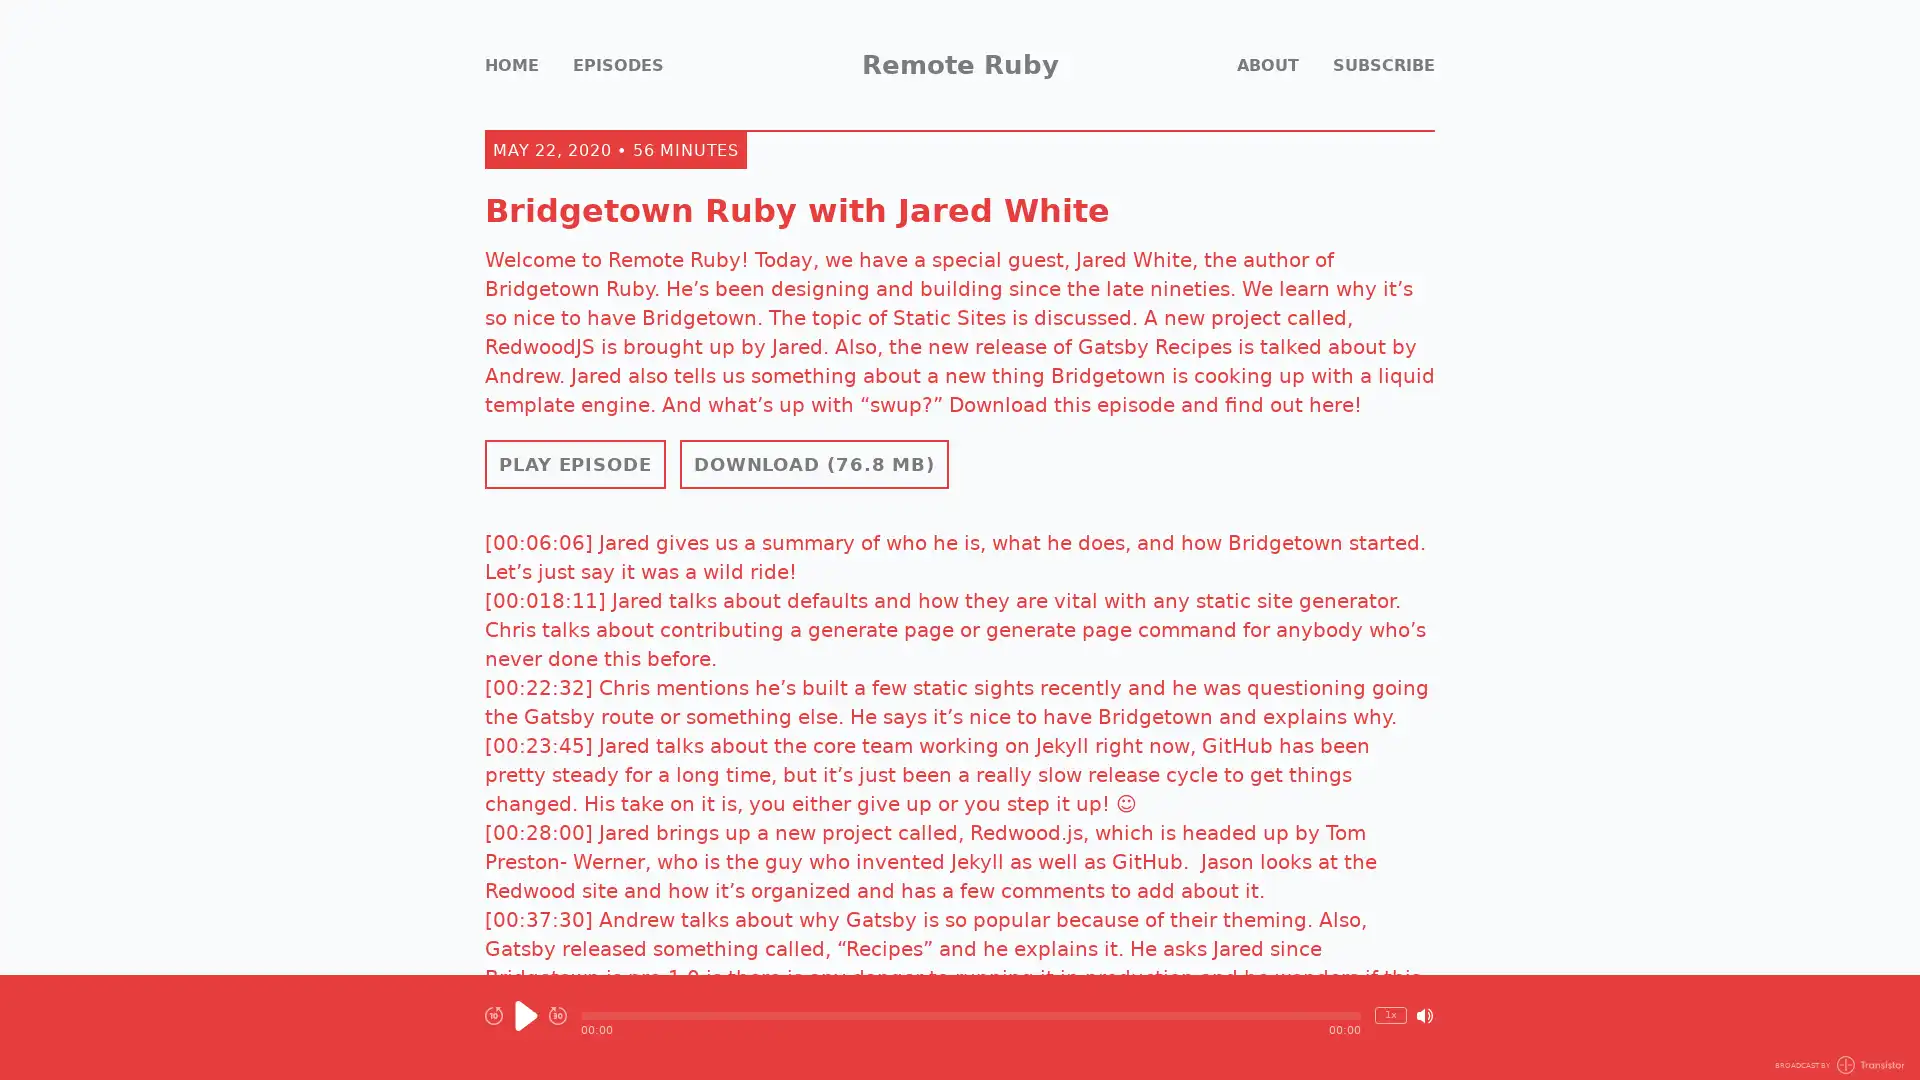  Describe the element at coordinates (557, 1015) in the screenshot. I see `Fast Forward 30 seconds` at that location.